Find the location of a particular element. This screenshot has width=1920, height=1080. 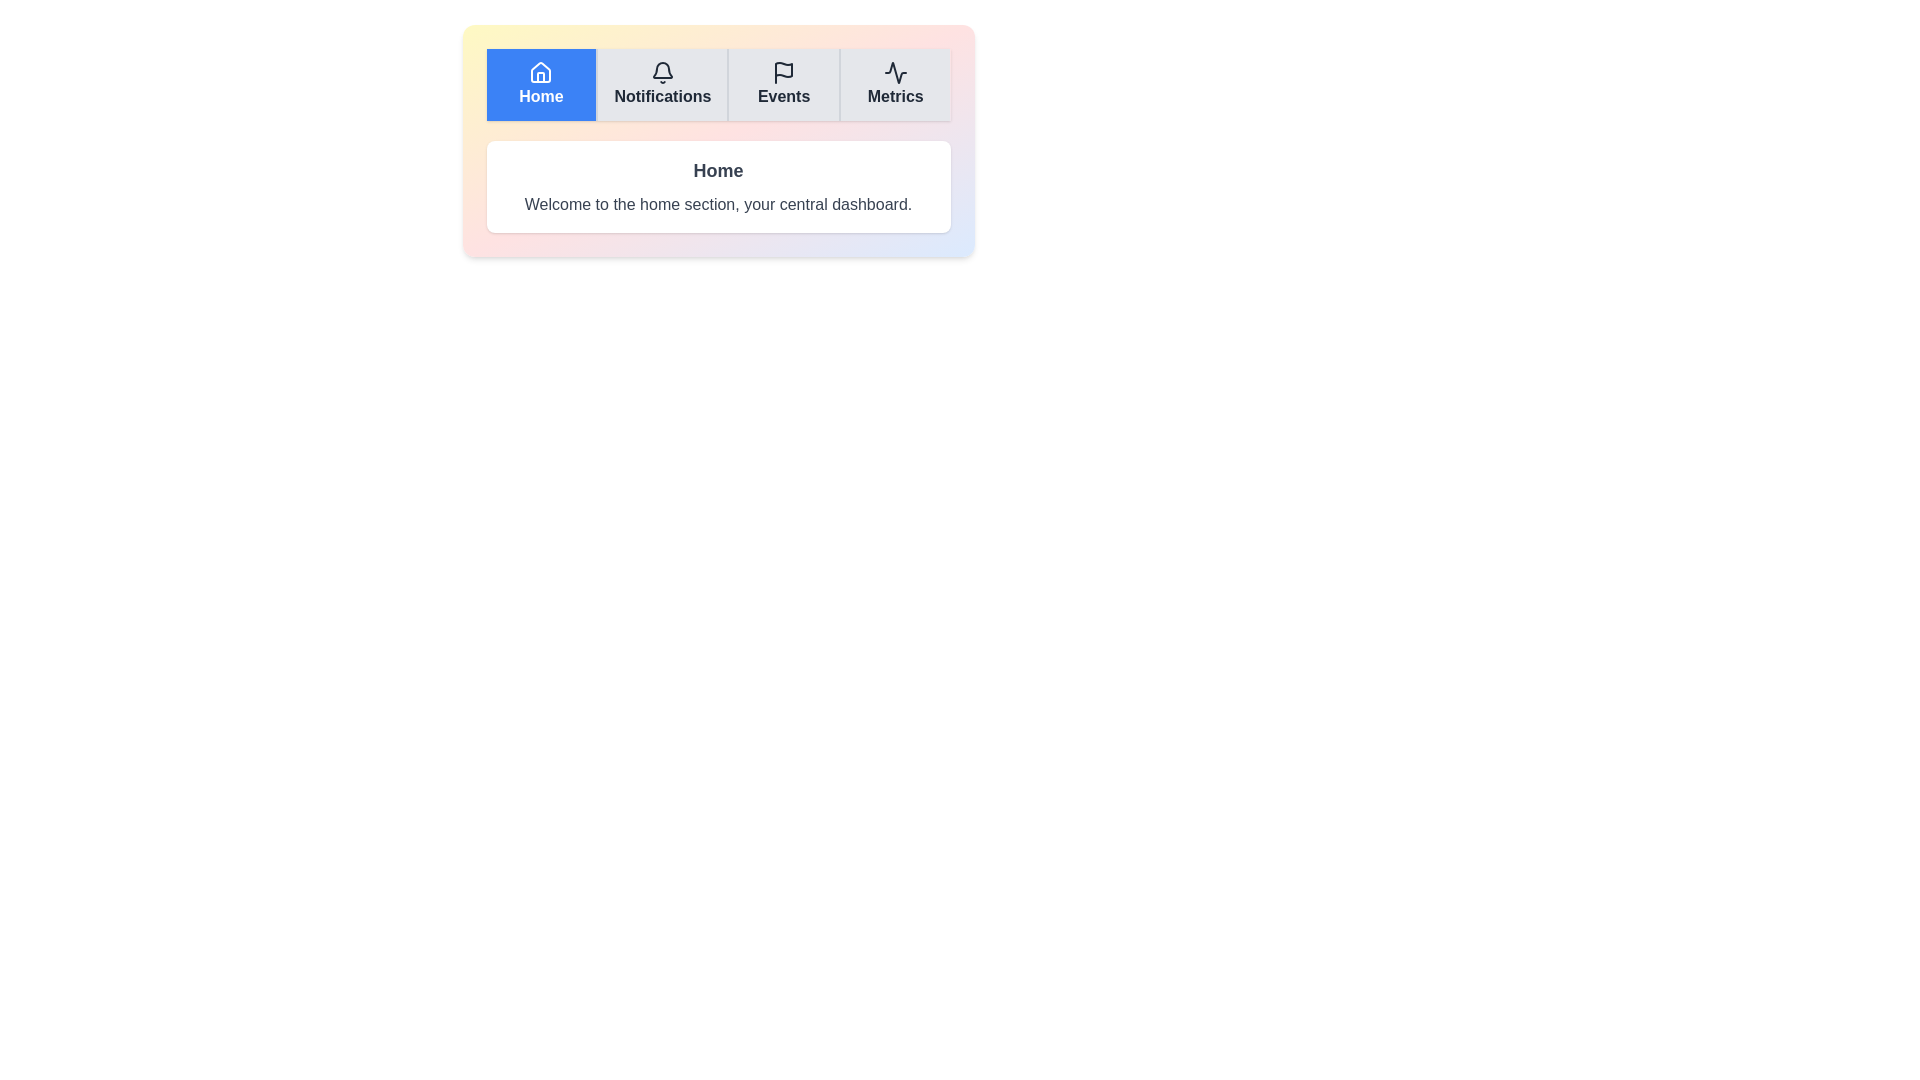

the Home tab is located at coordinates (541, 83).